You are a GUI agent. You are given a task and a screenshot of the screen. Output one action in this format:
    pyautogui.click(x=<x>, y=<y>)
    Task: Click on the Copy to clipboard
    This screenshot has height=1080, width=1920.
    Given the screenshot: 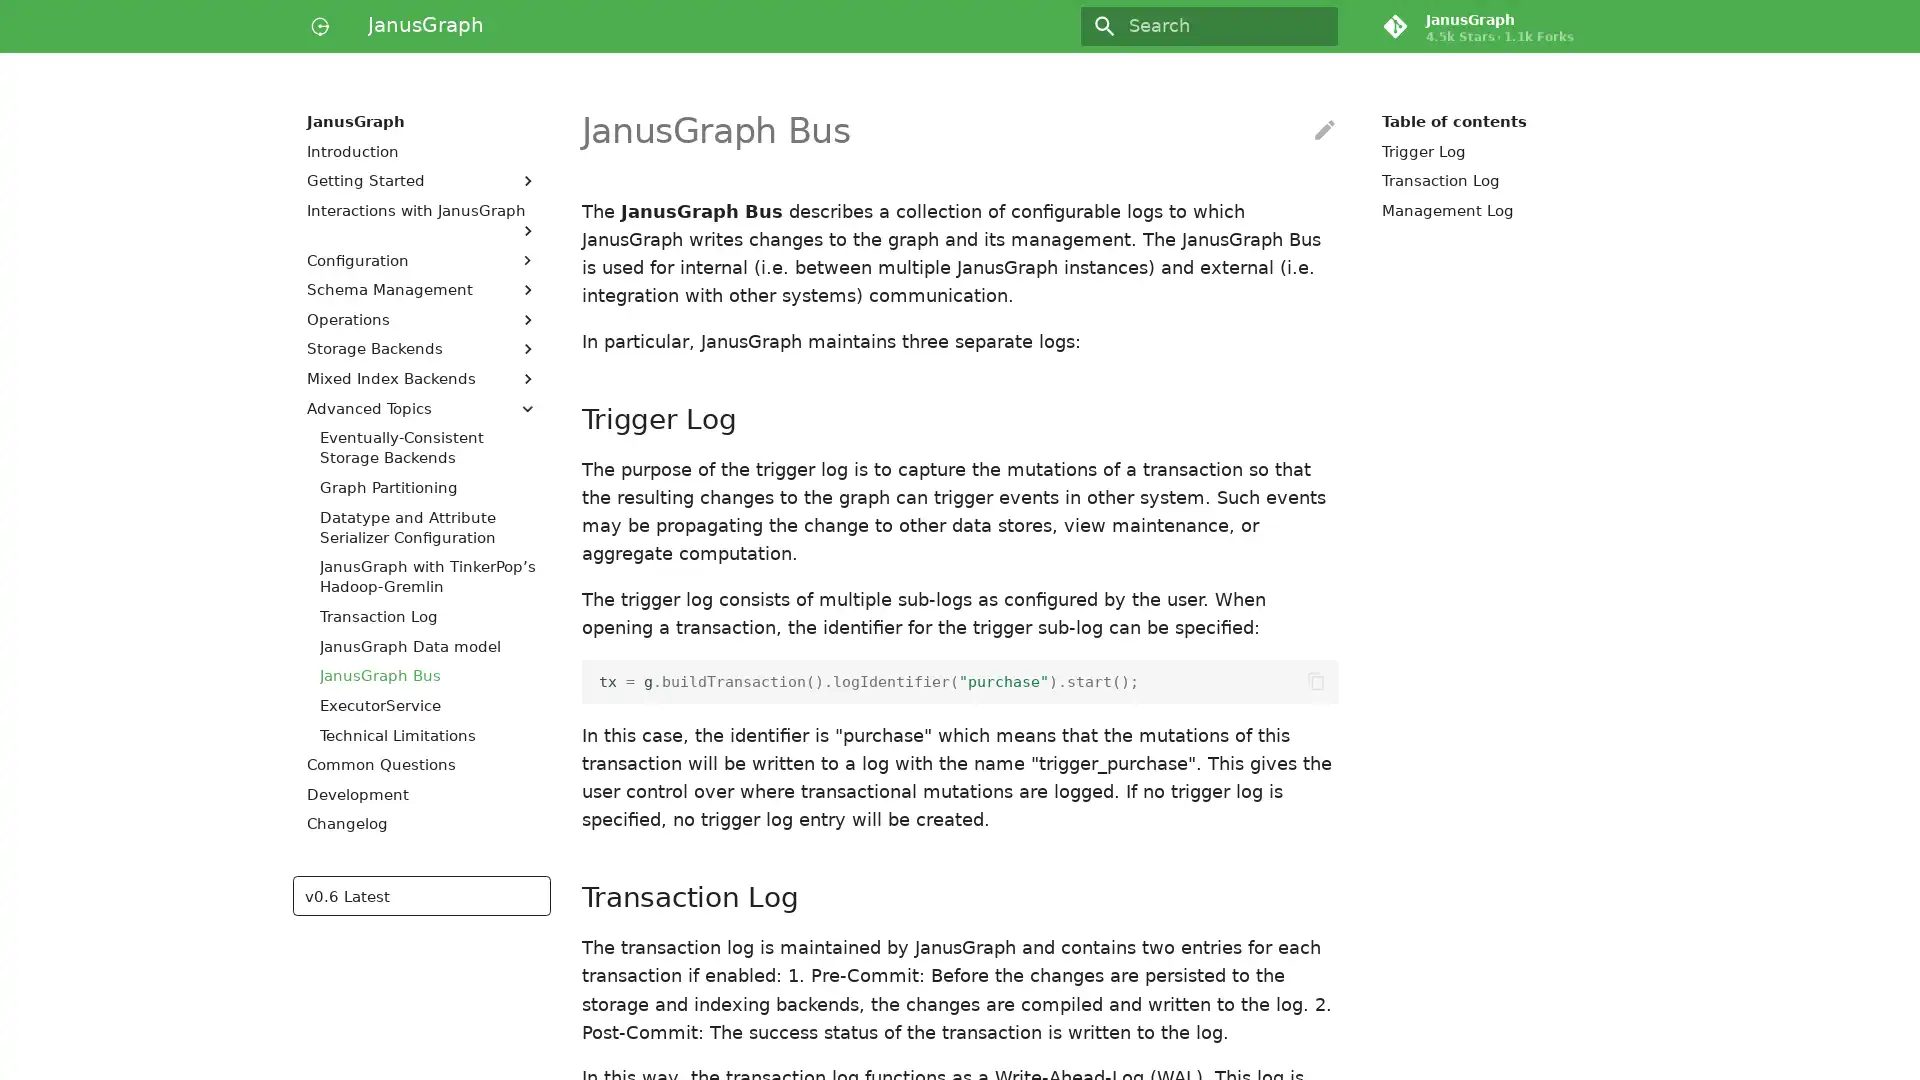 What is the action you would take?
    pyautogui.click(x=1315, y=680)
    